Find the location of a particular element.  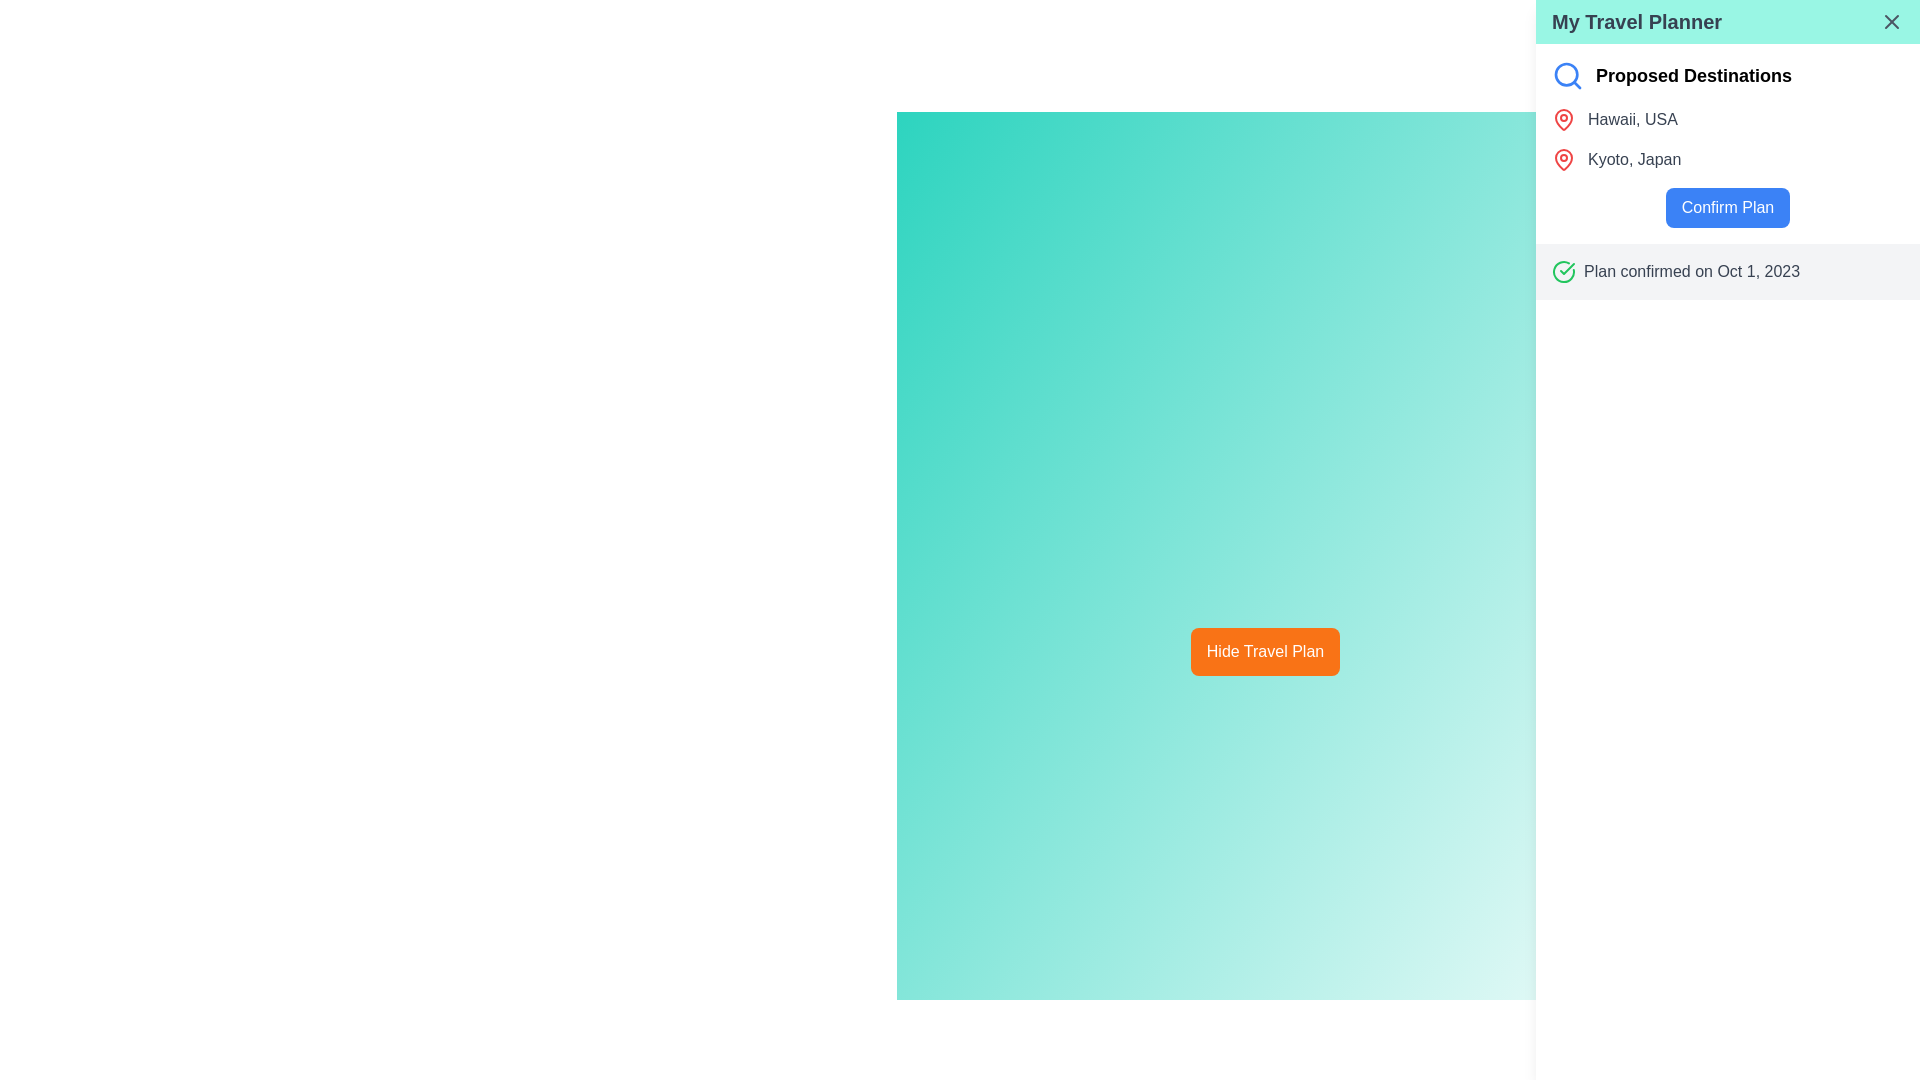

the second red map pin icon located to the left of the 'Kyoto, Japan' text in the list of proposed destinations is located at coordinates (1563, 158).